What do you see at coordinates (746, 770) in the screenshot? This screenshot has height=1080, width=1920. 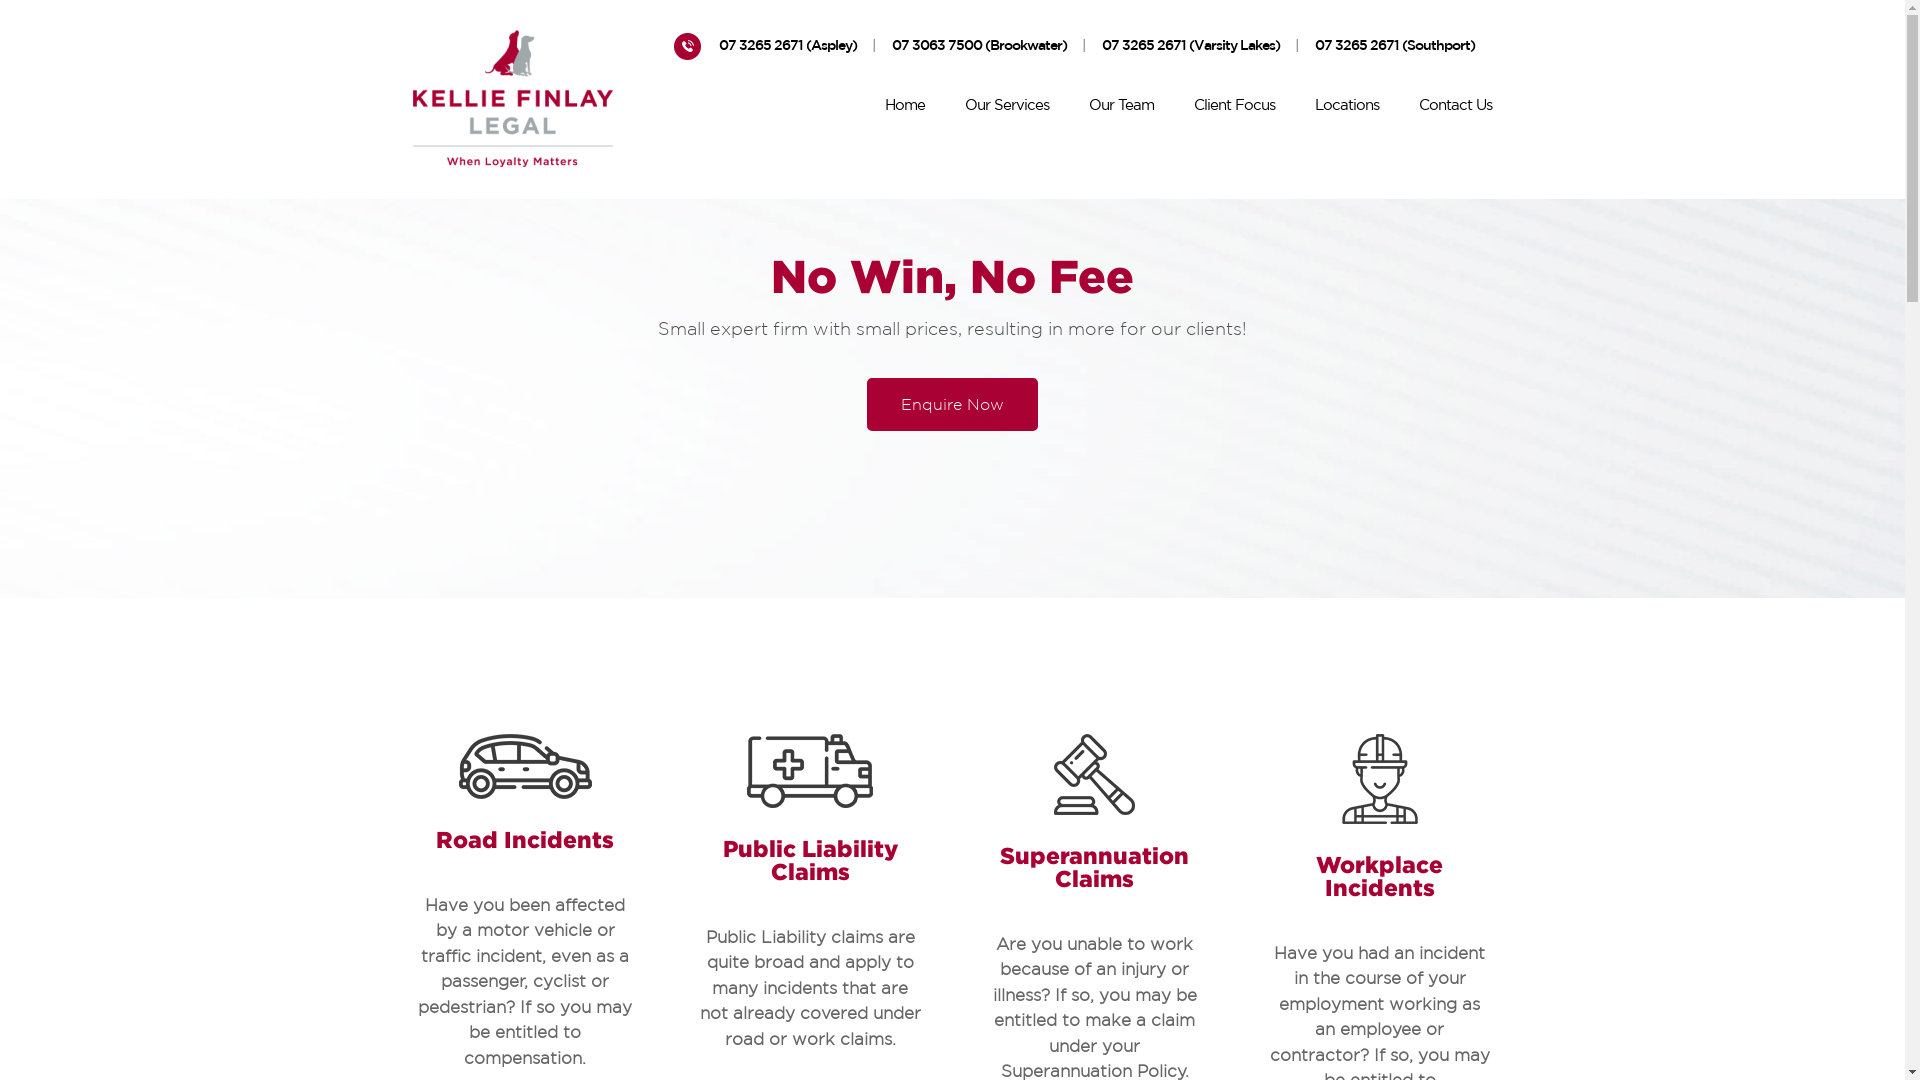 I see `'Public Liability Claims - Kellie Finlay Legal'` at bounding box center [746, 770].